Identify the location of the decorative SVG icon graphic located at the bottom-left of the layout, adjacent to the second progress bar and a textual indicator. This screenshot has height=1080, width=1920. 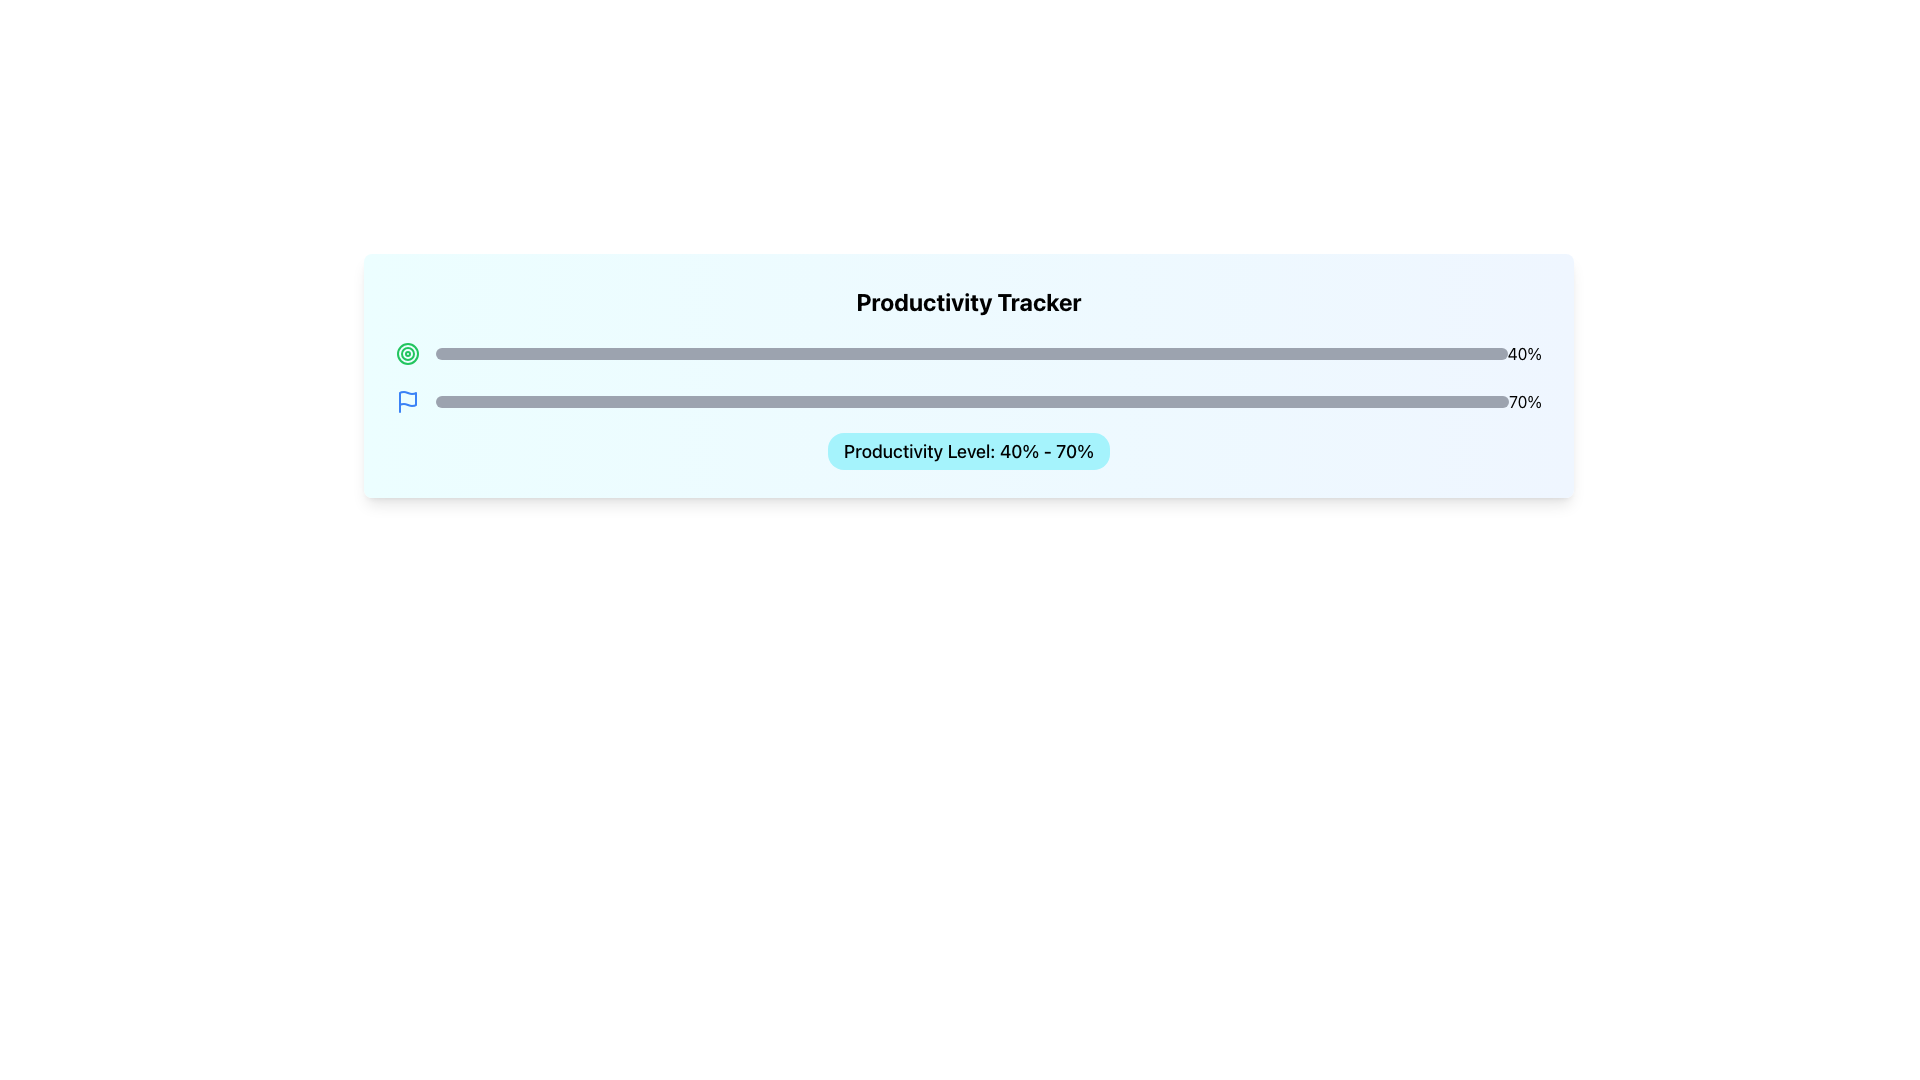
(407, 398).